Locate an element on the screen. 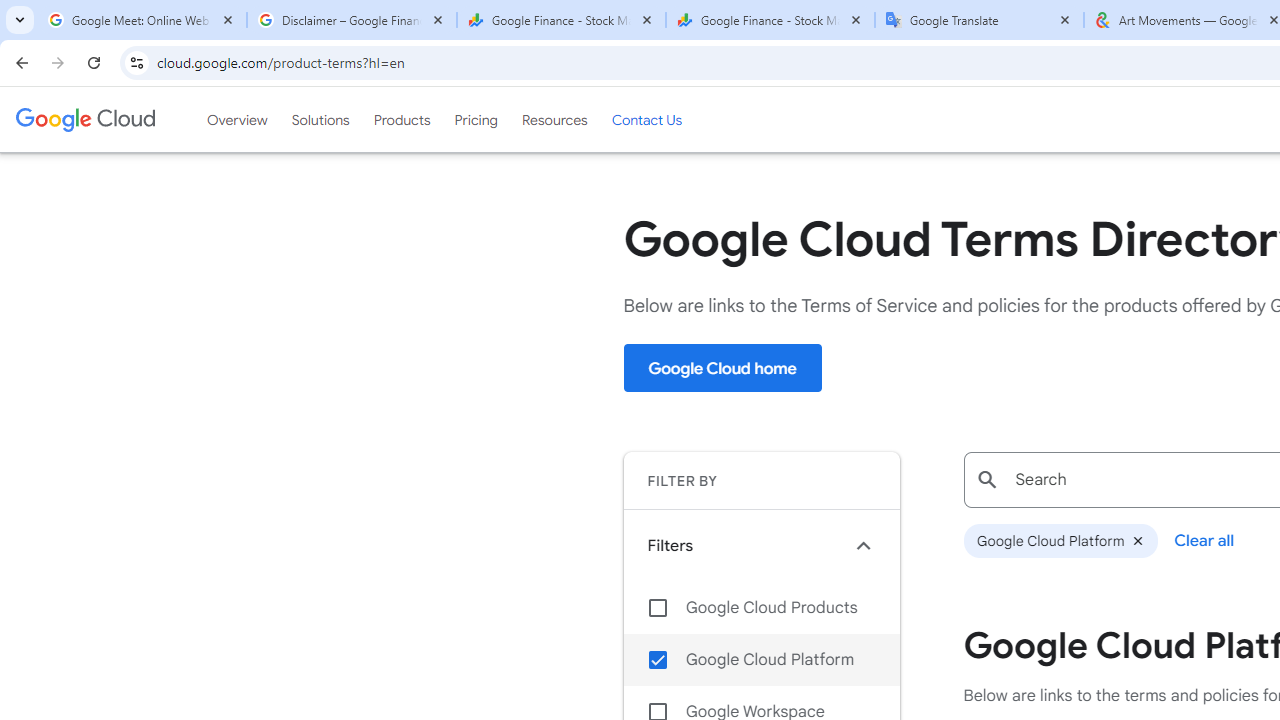  'Pricing' is located at coordinates (475, 119).